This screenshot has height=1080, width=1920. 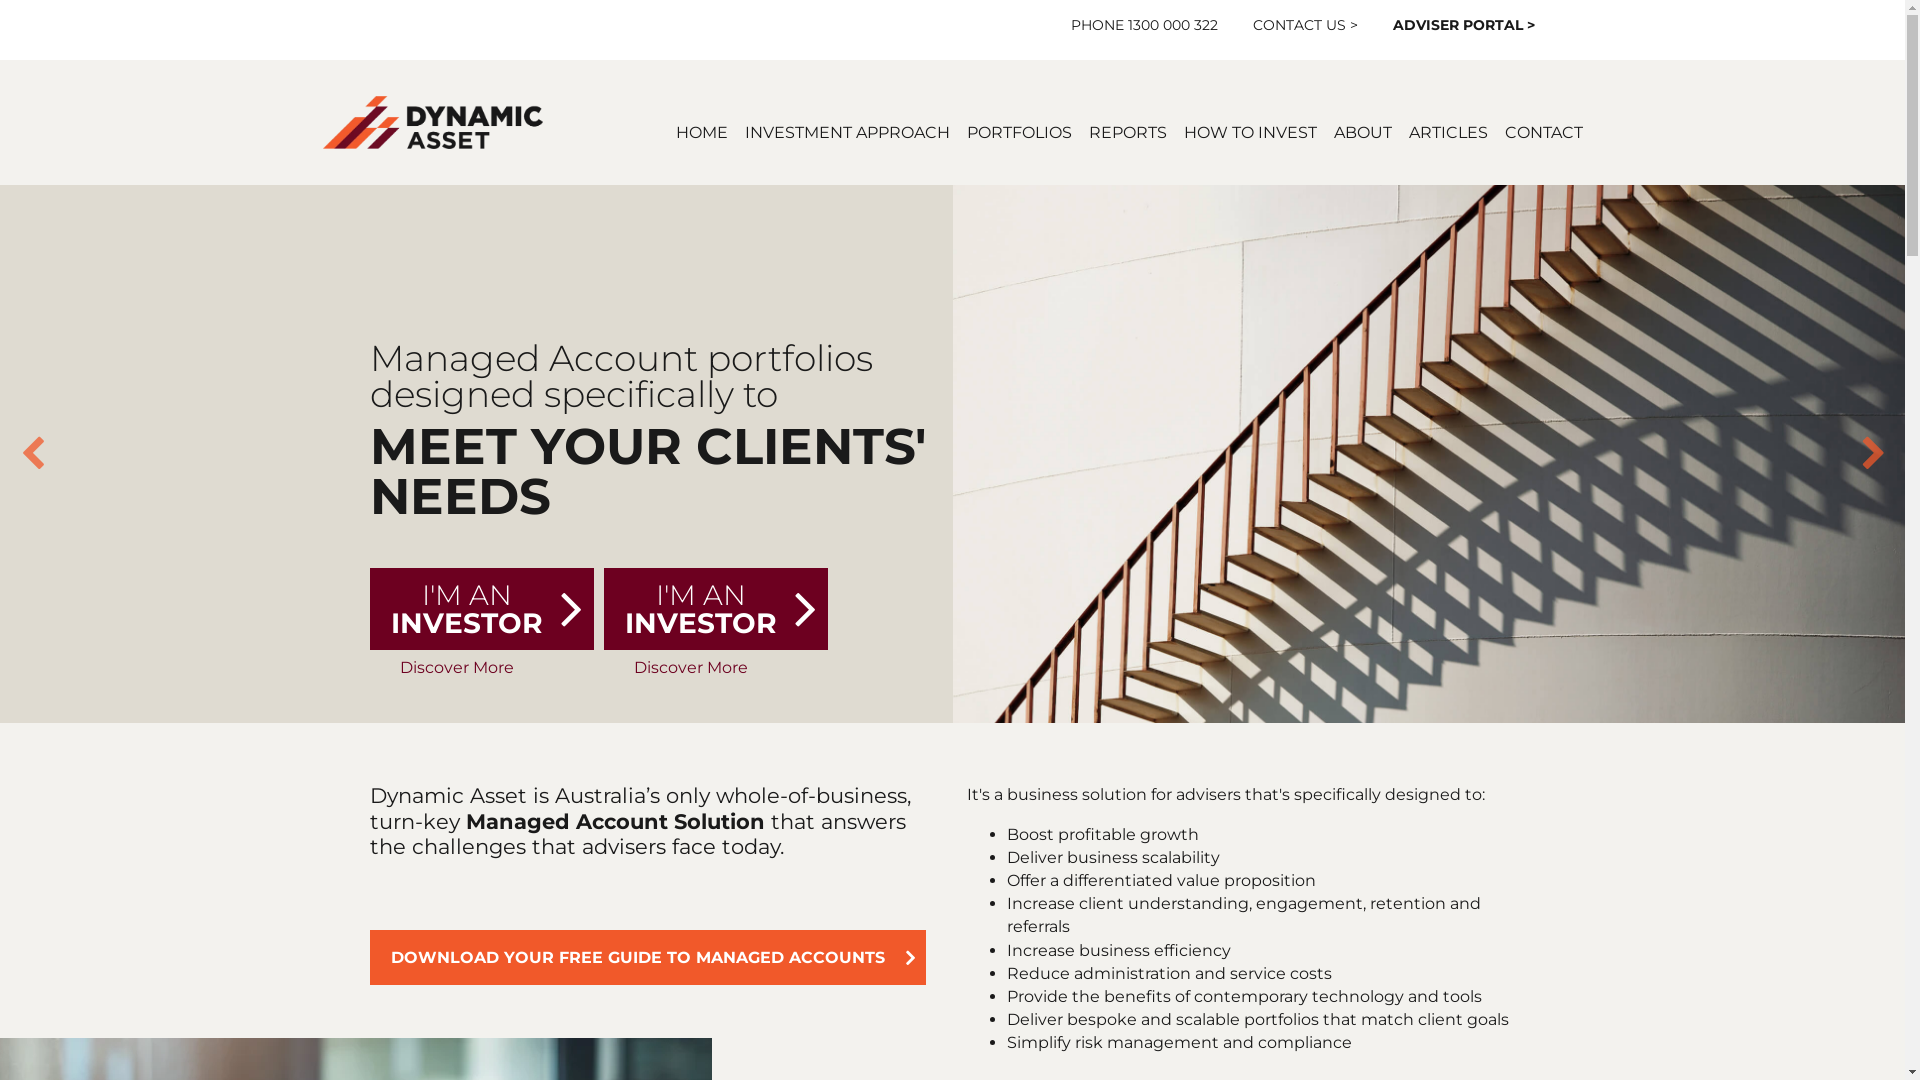 I want to click on 'ABOUT', so click(x=1362, y=132).